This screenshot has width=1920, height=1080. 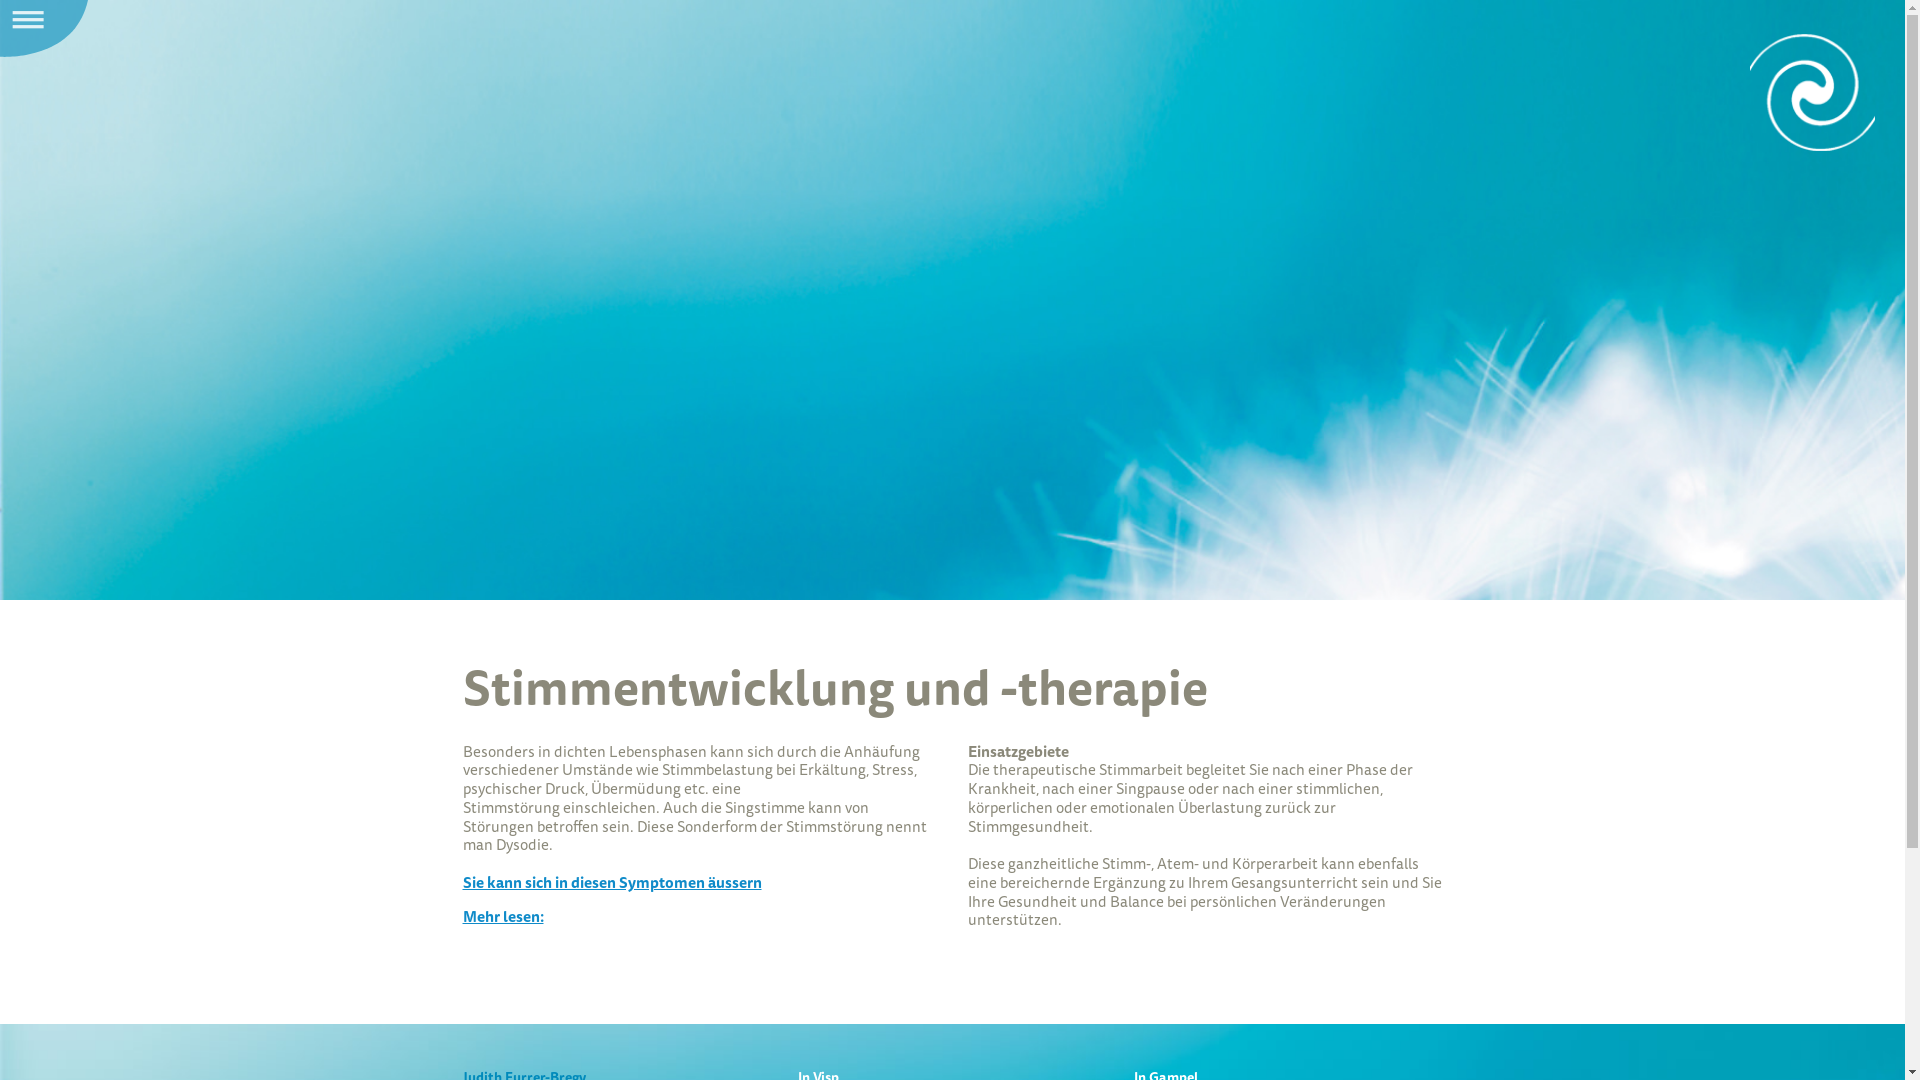 What do you see at coordinates (1812, 92) in the screenshot?
I see `'Atem und Stimme:'` at bounding box center [1812, 92].